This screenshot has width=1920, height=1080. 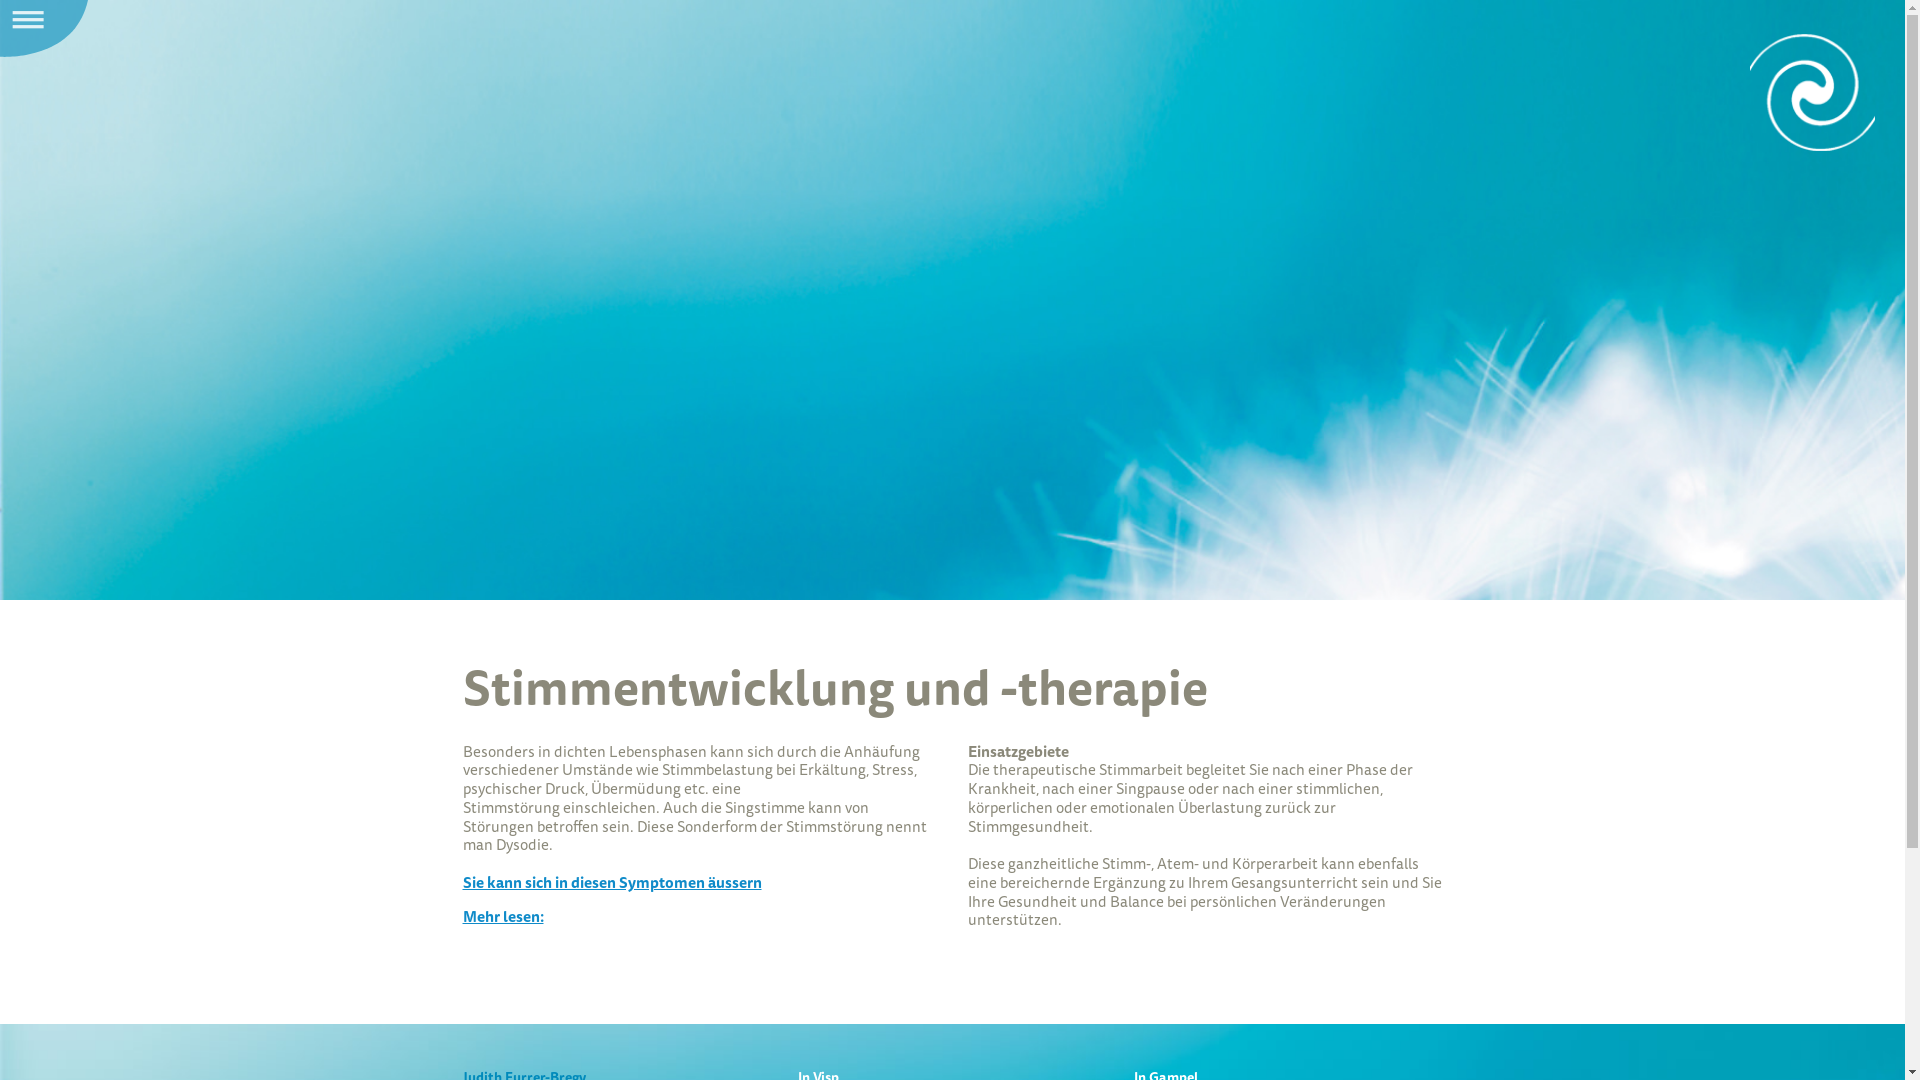 What do you see at coordinates (1812, 92) in the screenshot?
I see `'Atem und Stimme:'` at bounding box center [1812, 92].